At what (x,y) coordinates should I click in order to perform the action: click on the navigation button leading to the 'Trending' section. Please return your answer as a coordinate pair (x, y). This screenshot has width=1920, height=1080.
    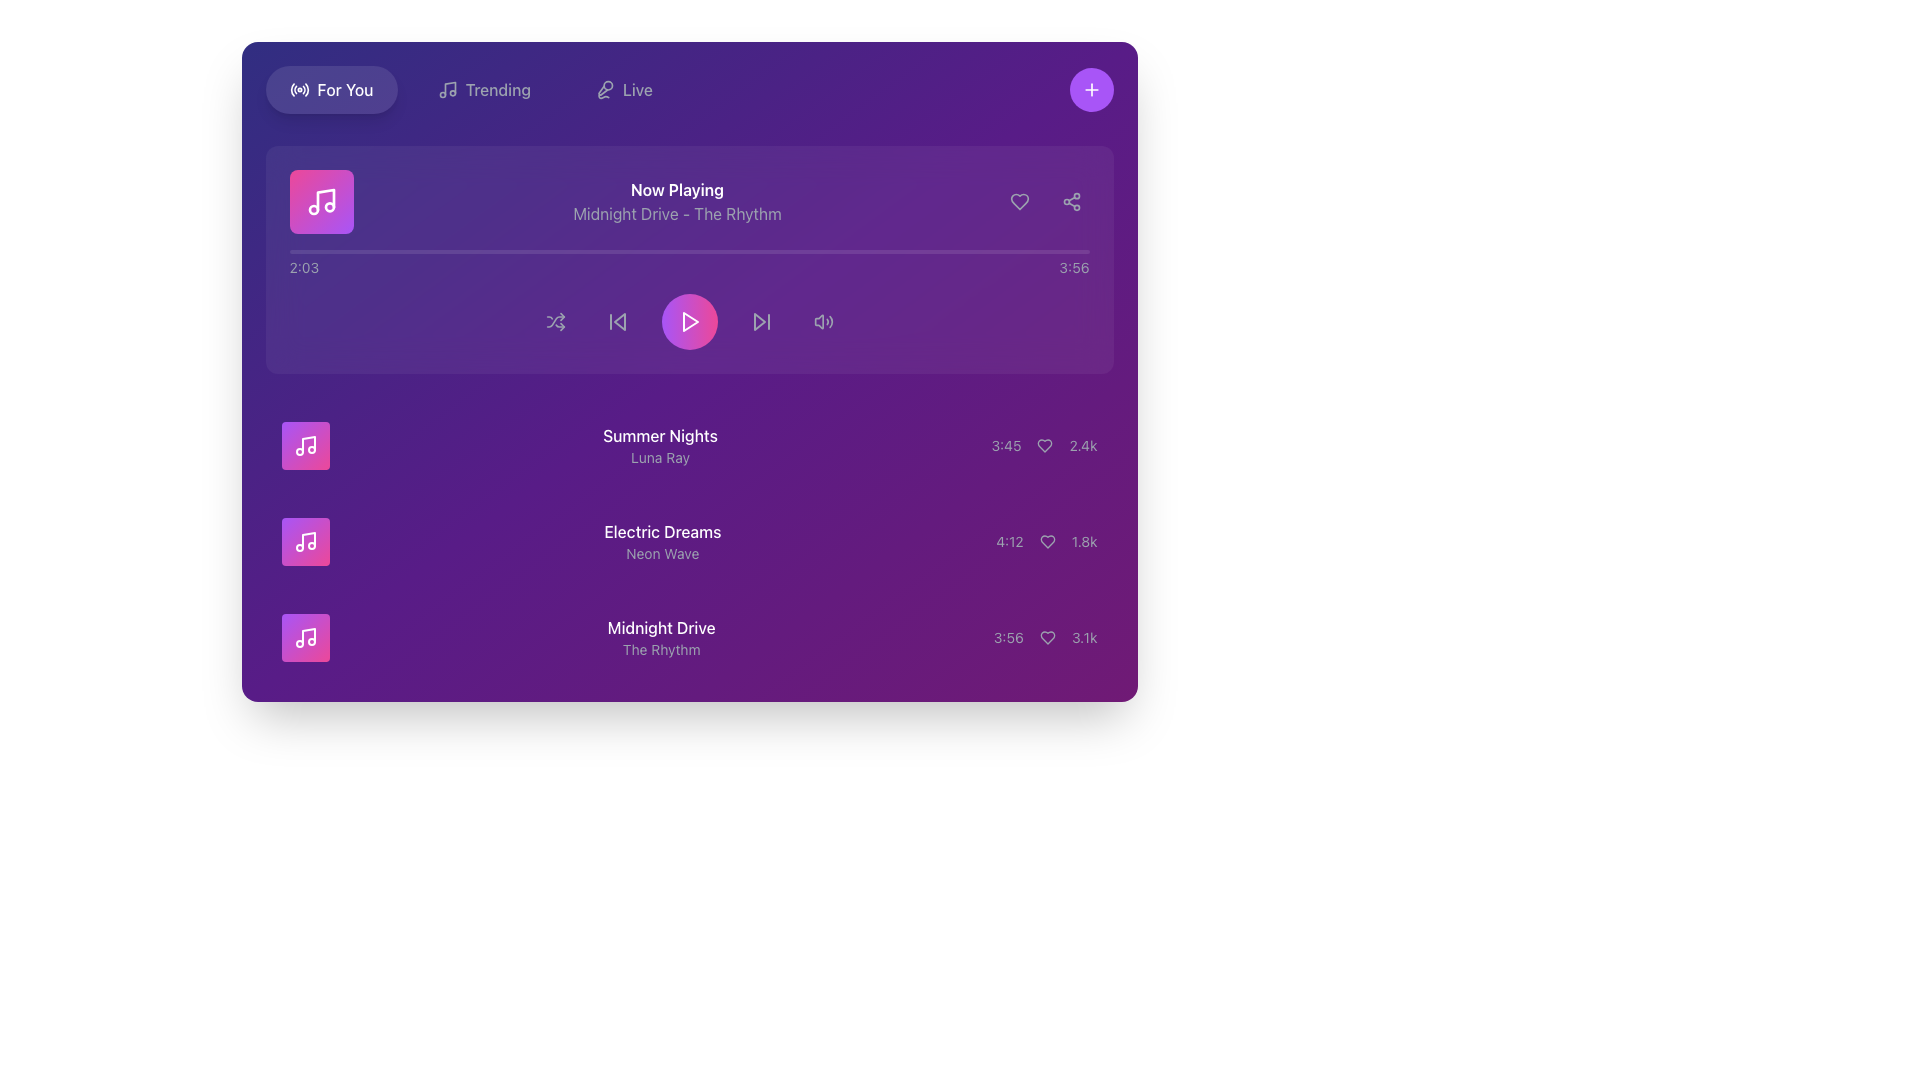
    Looking at the image, I should click on (484, 88).